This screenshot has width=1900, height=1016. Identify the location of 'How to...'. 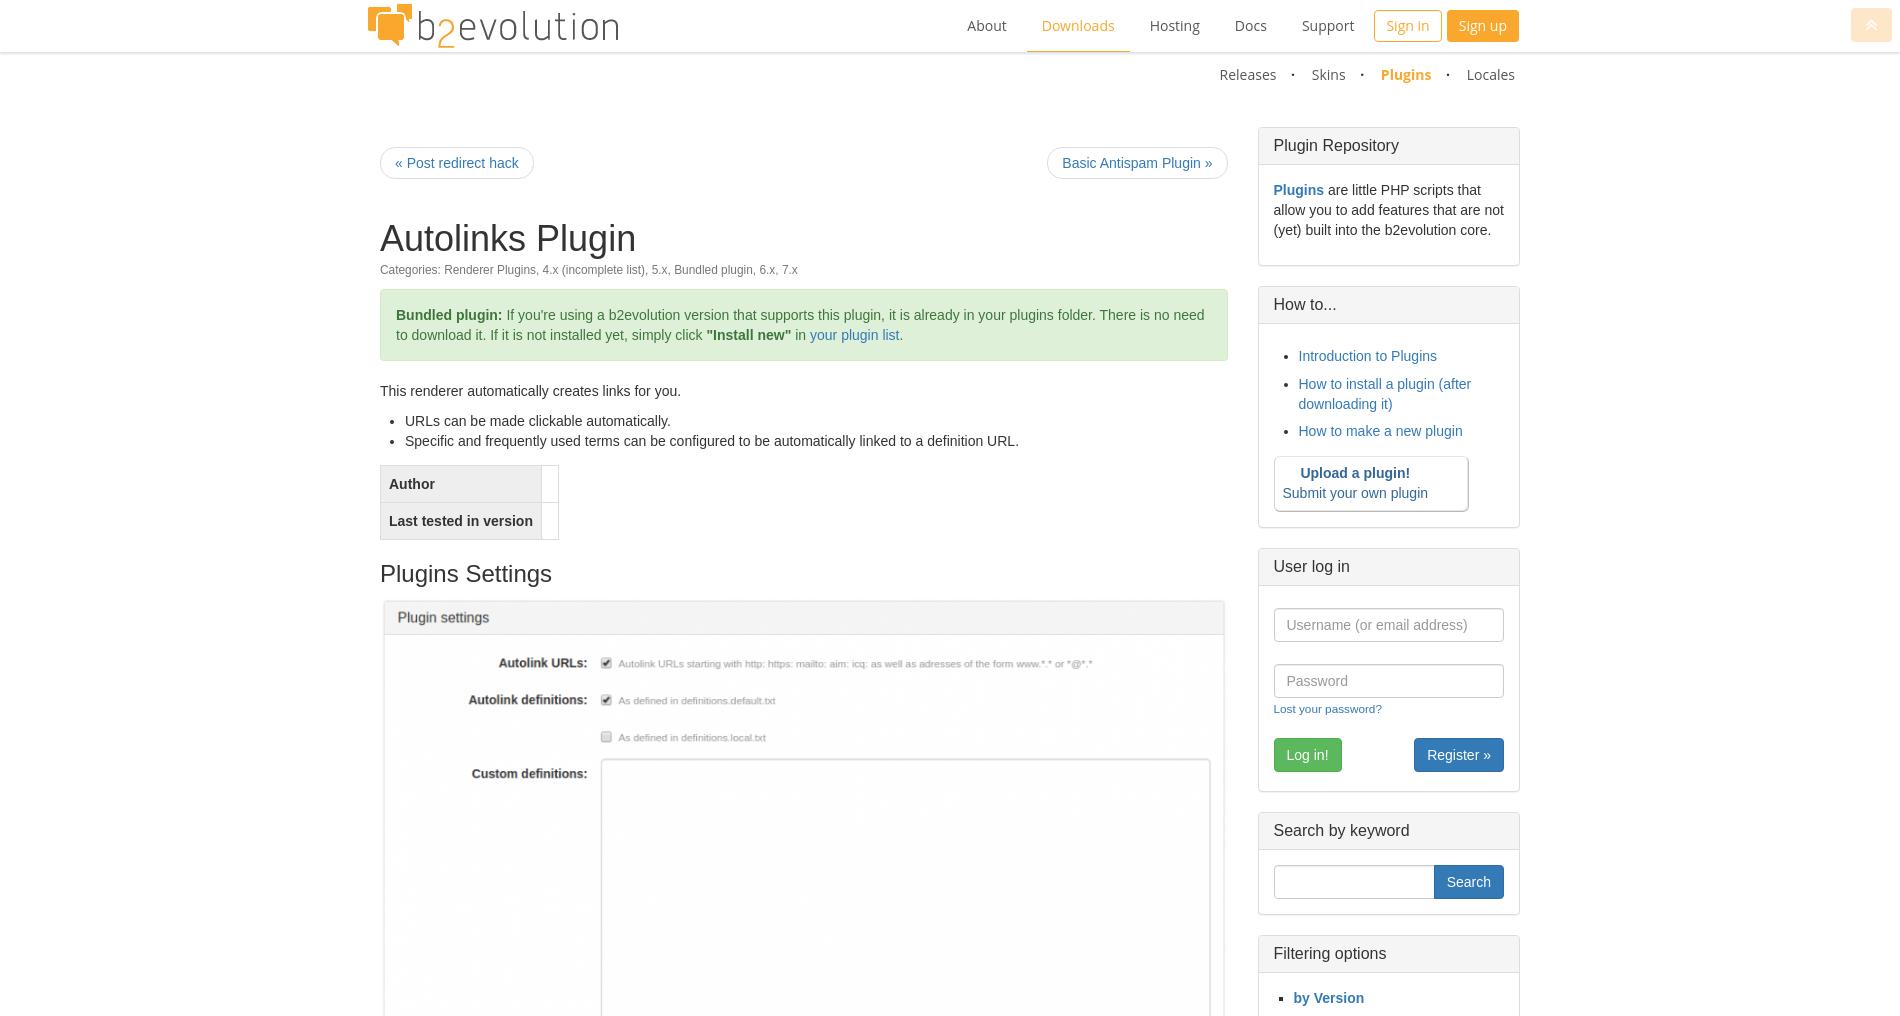
(1303, 303).